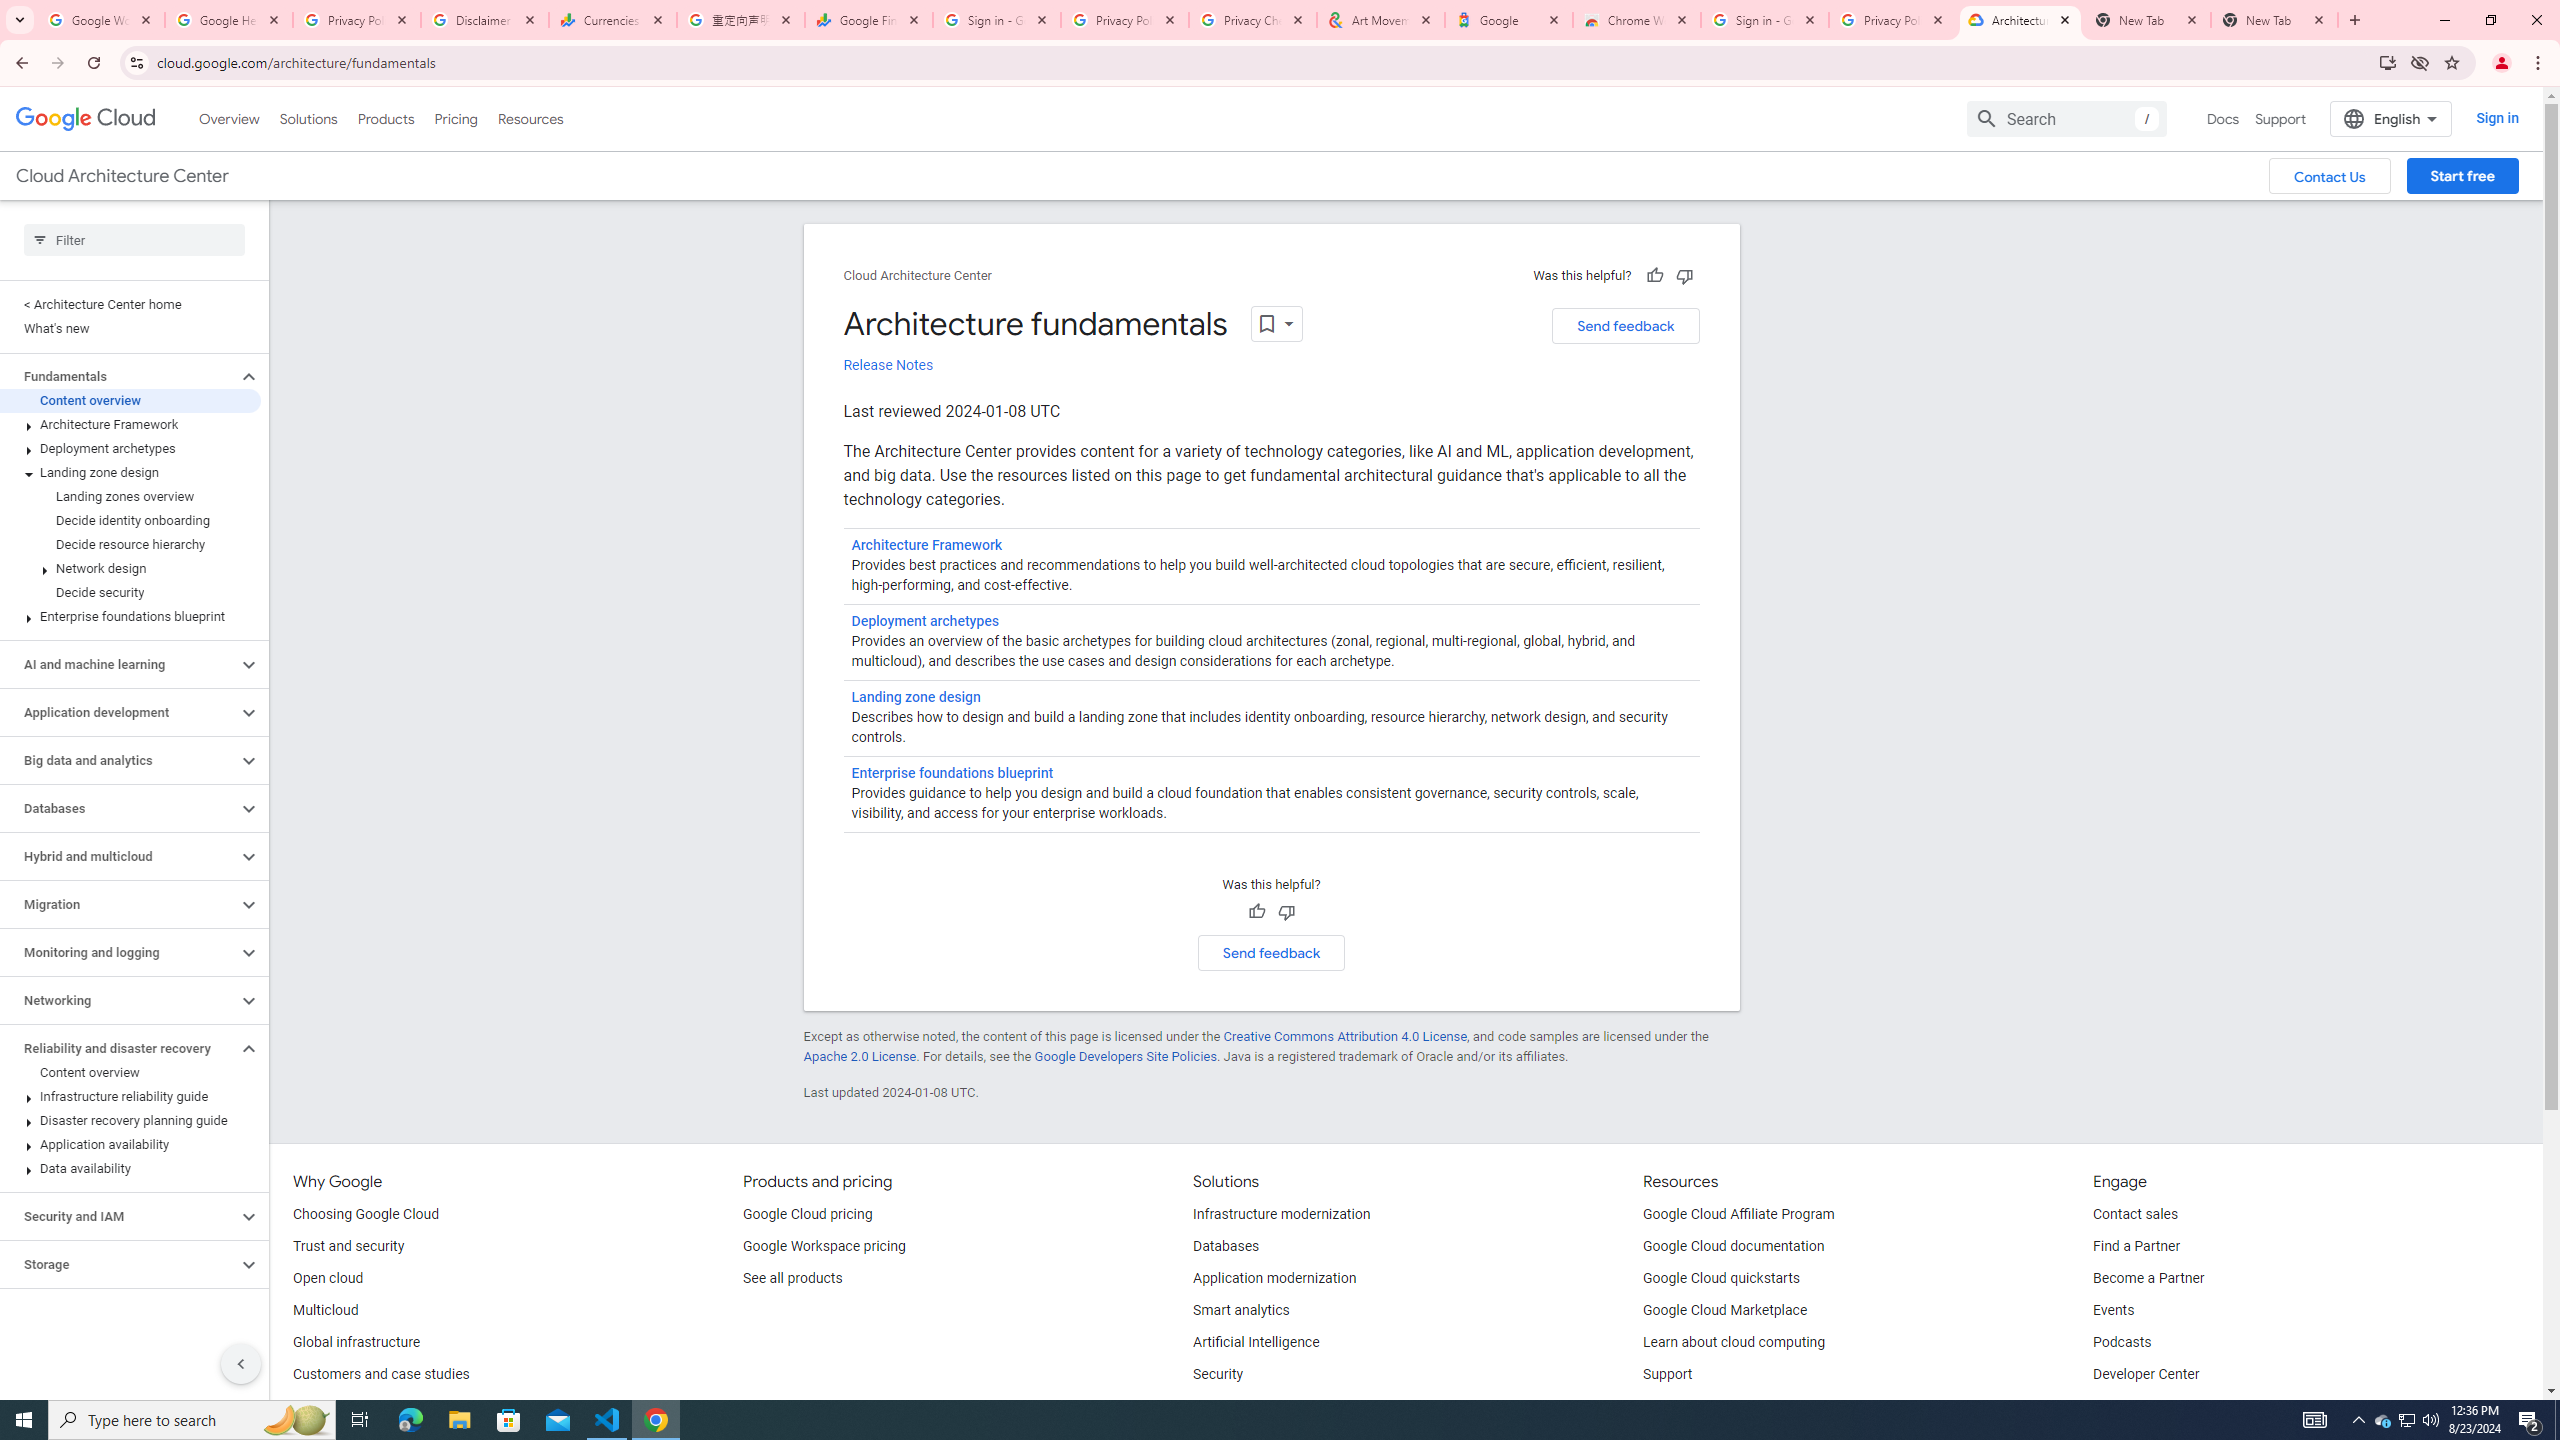 The width and height of the screenshot is (2560, 1440). I want to click on 'Global infrastructure', so click(354, 1343).